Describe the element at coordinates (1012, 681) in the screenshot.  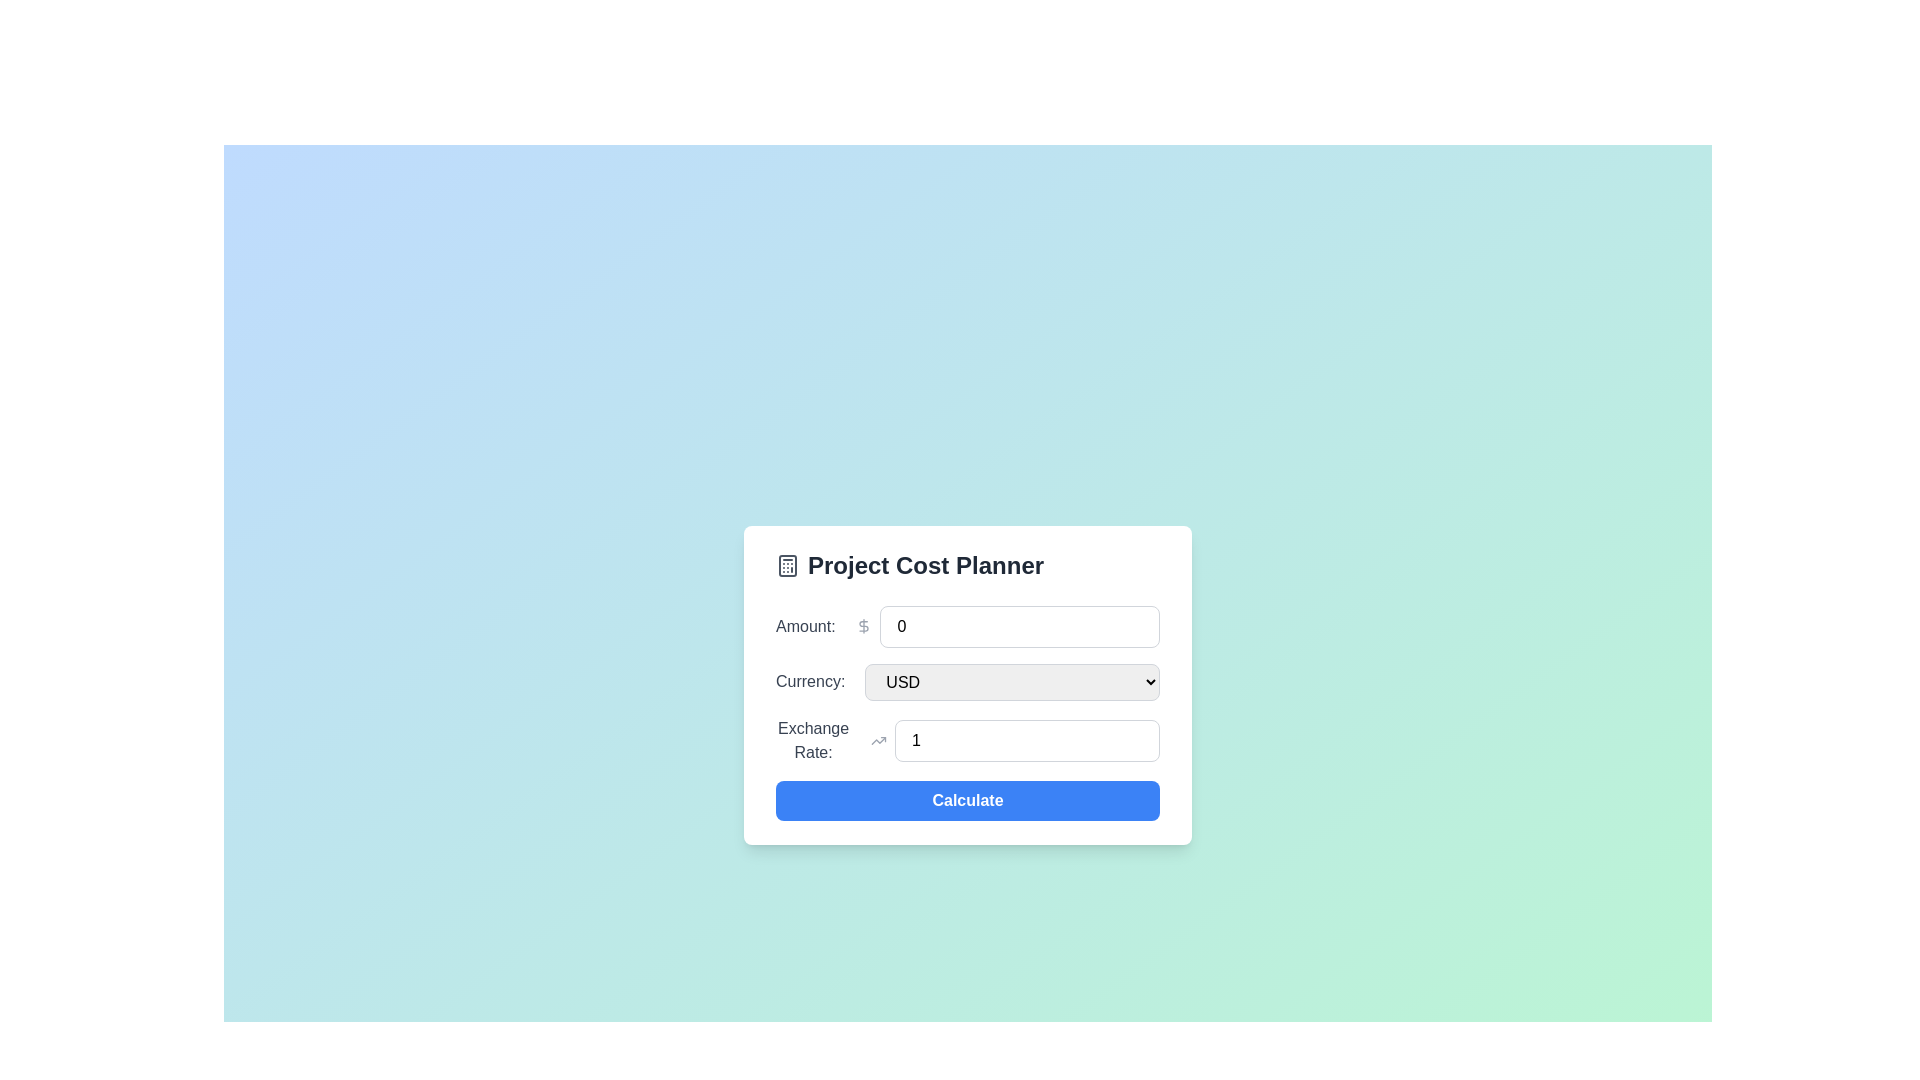
I see `an option from the dropdown menu labeled 'Currency:' that currently displays 'USD'` at that location.